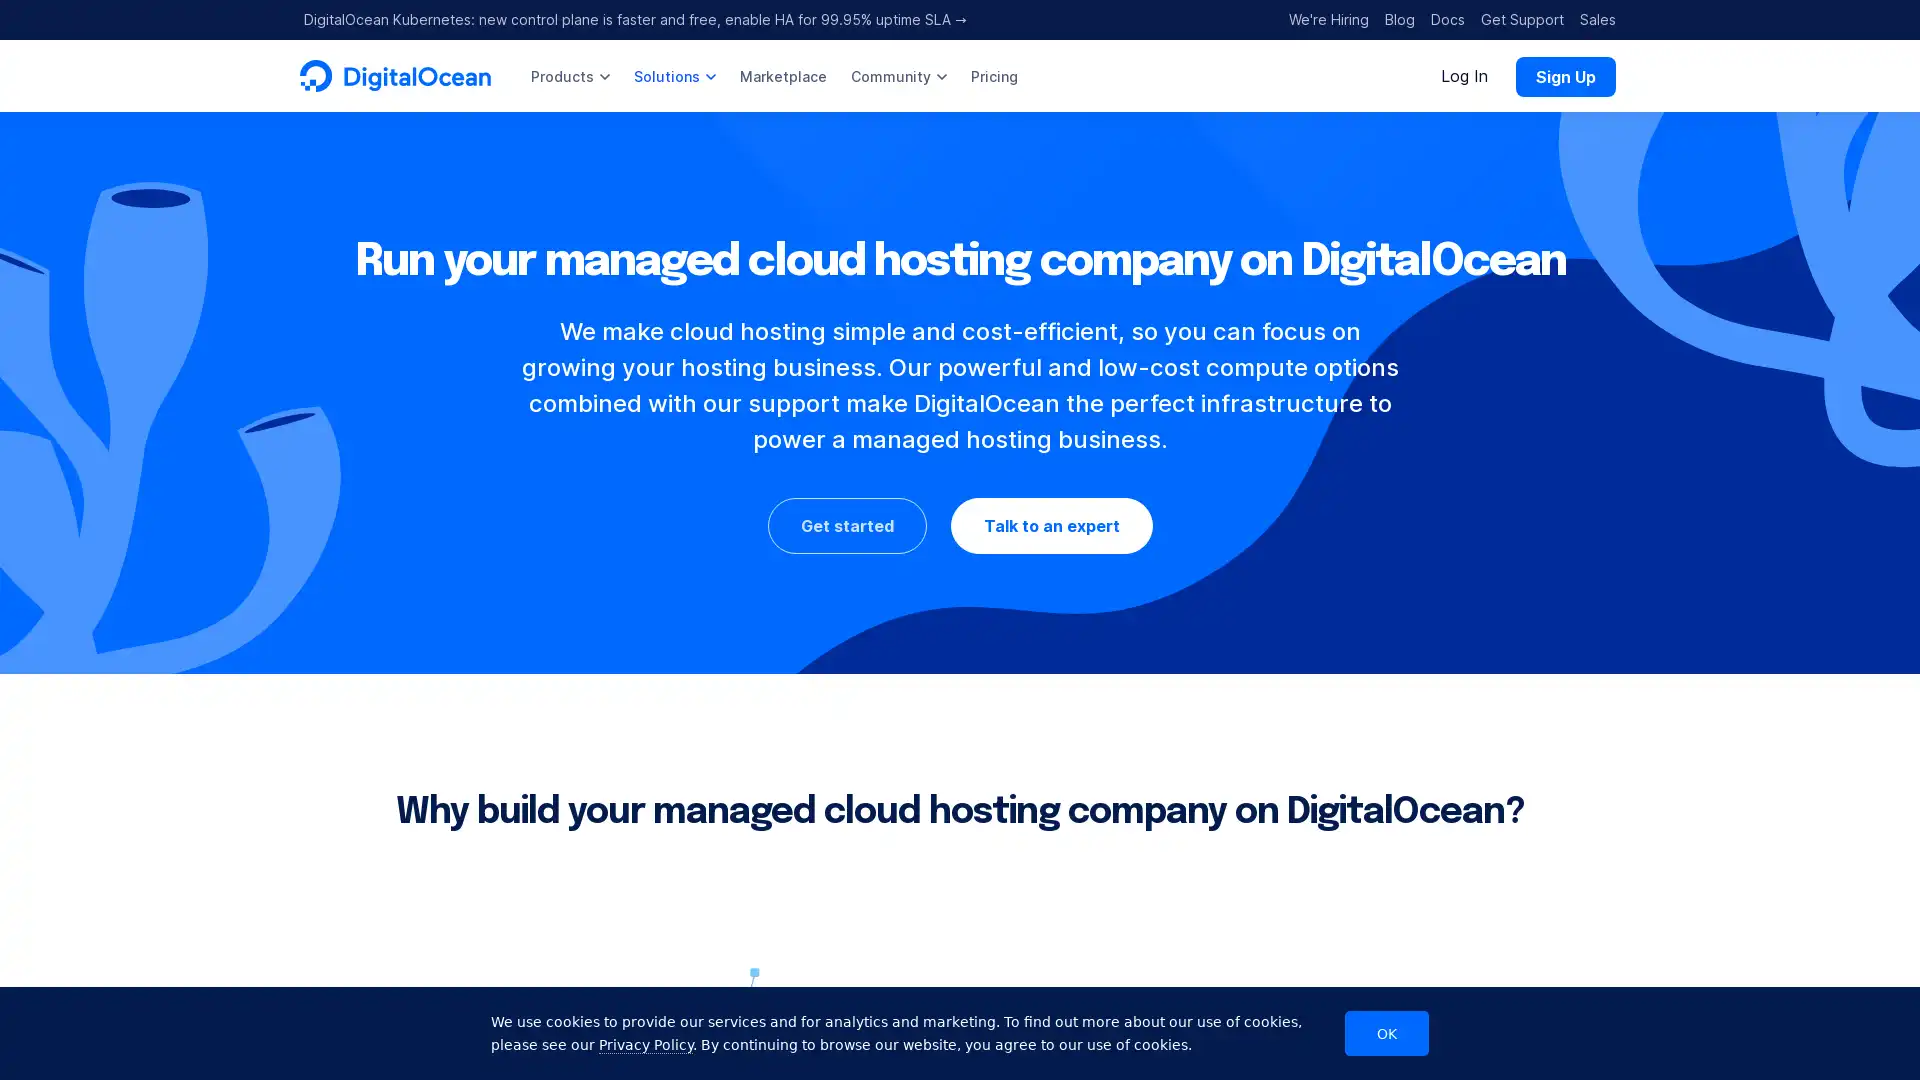  What do you see at coordinates (1464, 75) in the screenshot?
I see `Log In` at bounding box center [1464, 75].